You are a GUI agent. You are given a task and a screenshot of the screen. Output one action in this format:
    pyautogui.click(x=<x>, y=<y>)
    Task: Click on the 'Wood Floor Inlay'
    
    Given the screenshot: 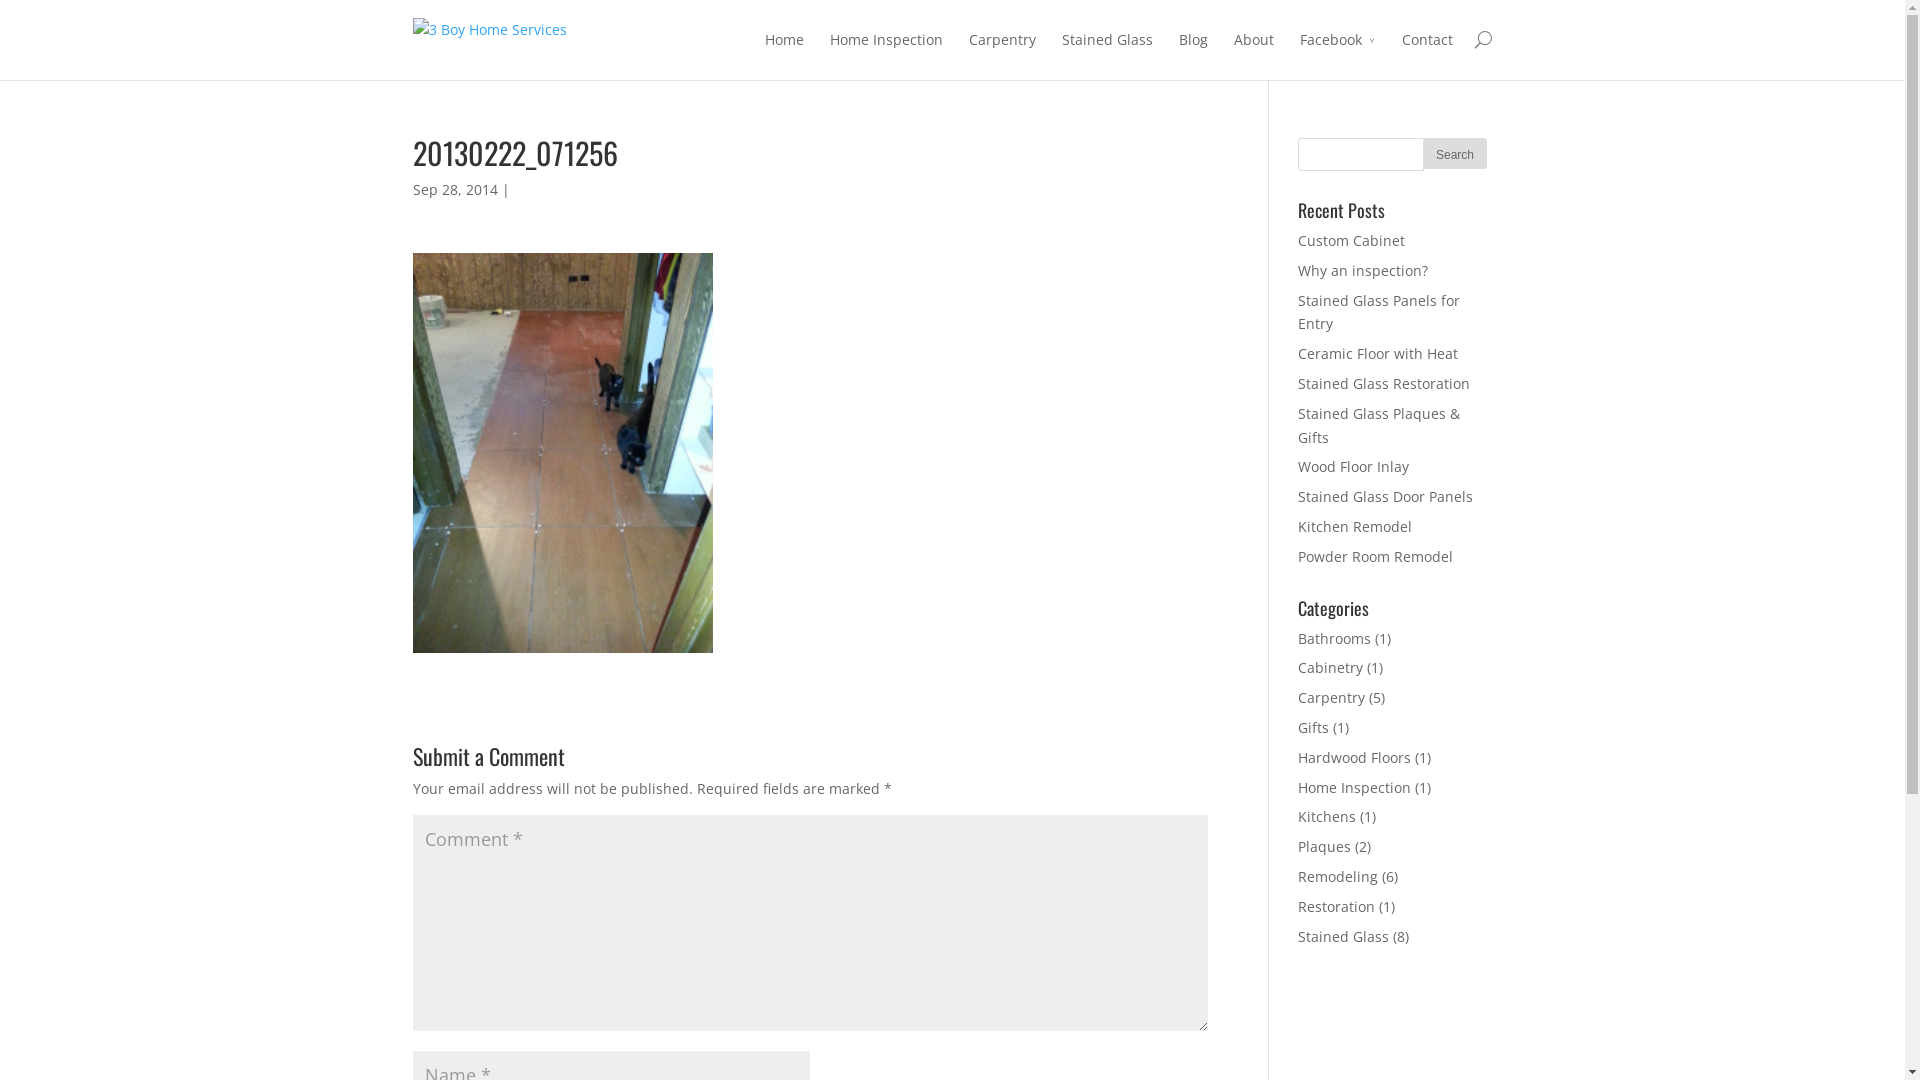 What is the action you would take?
    pyautogui.click(x=1353, y=466)
    